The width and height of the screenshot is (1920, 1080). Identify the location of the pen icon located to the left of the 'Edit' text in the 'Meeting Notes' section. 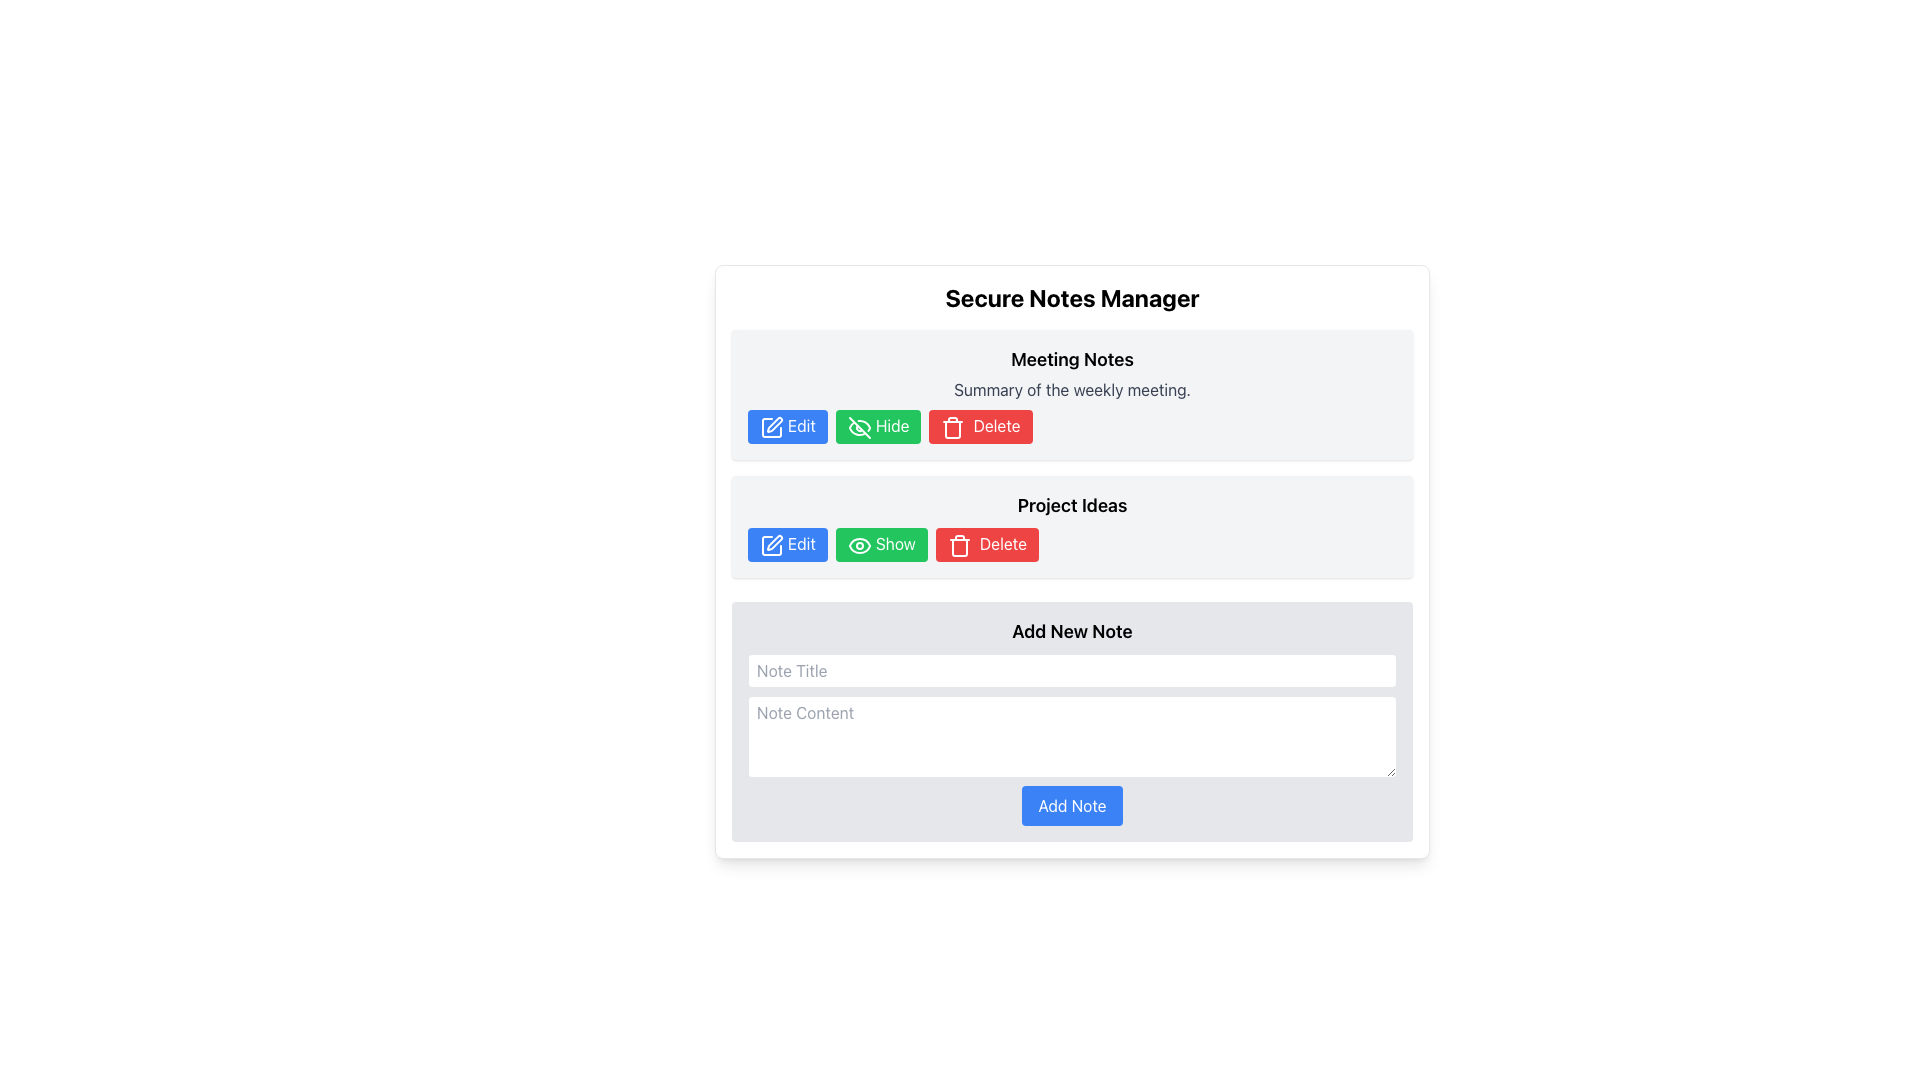
(771, 544).